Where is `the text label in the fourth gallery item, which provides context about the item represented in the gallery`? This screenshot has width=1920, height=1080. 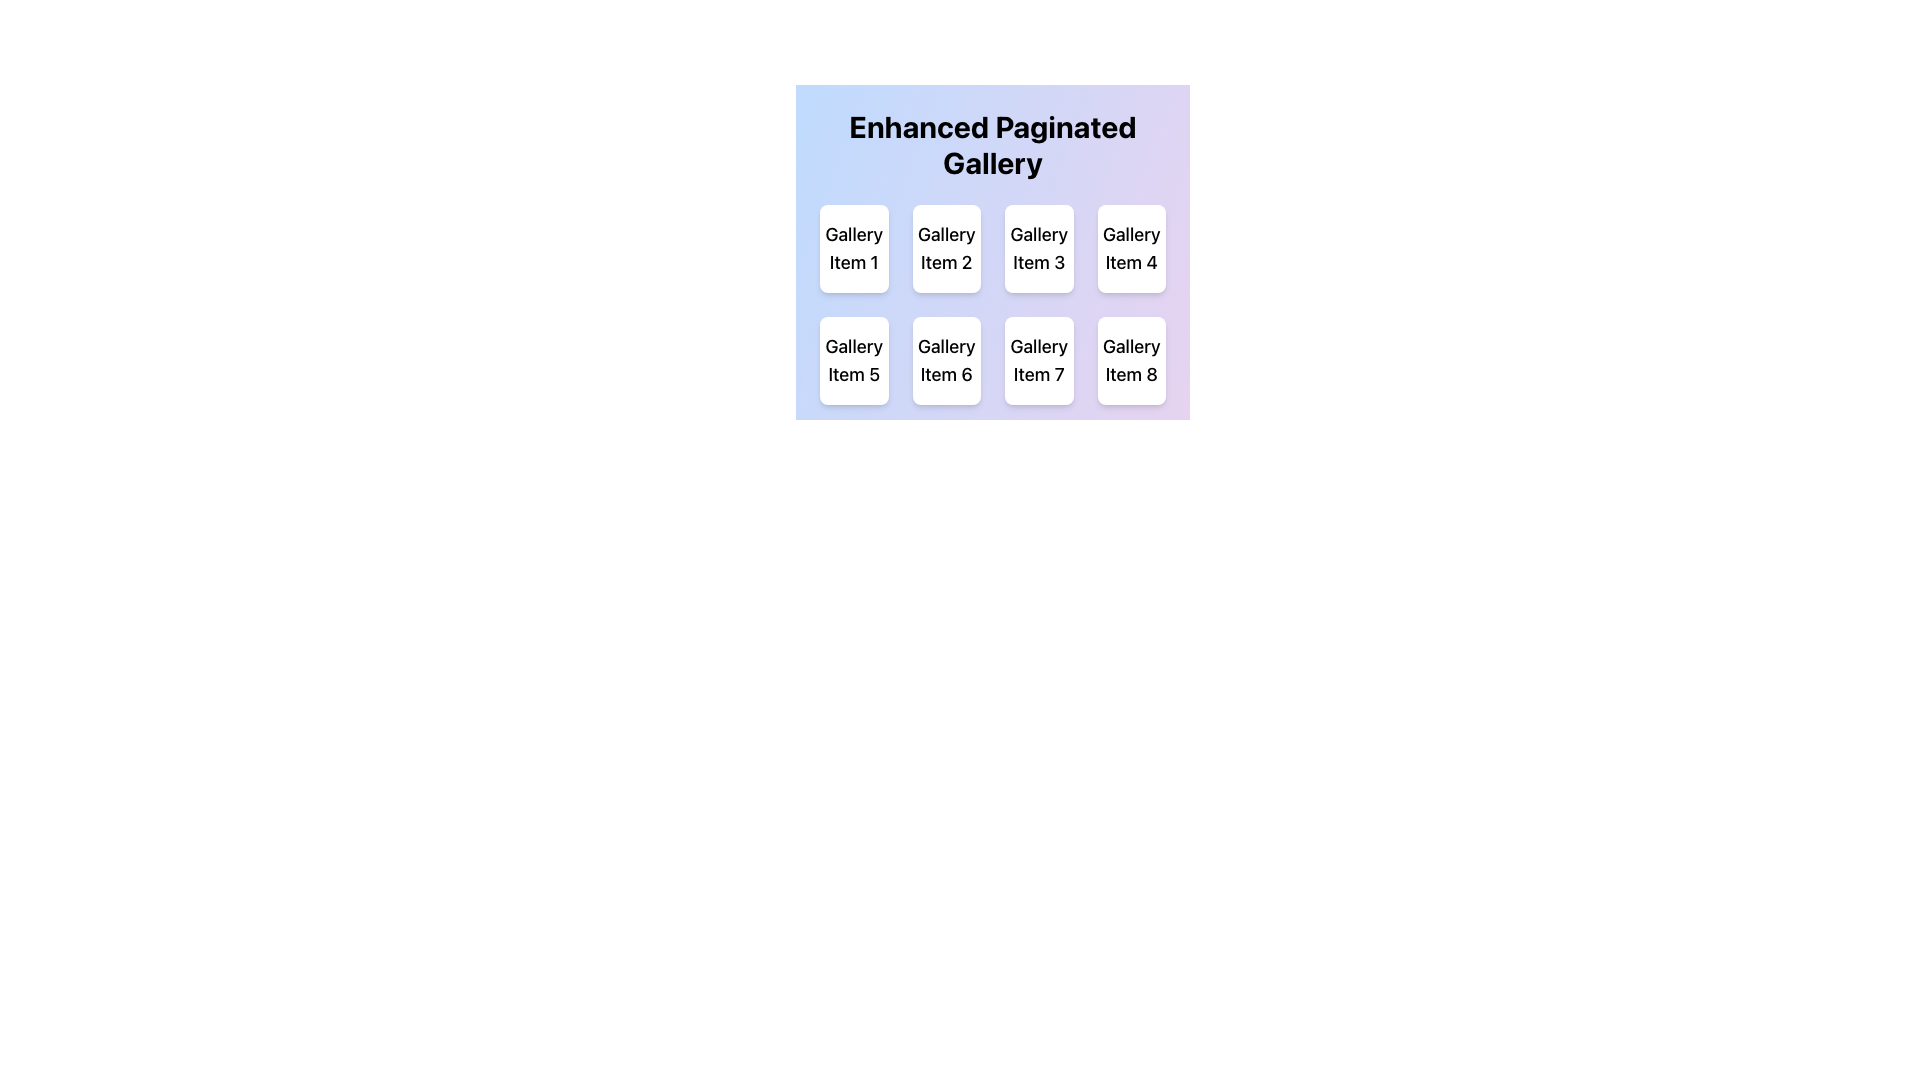 the text label in the fourth gallery item, which provides context about the item represented in the gallery is located at coordinates (1131, 248).